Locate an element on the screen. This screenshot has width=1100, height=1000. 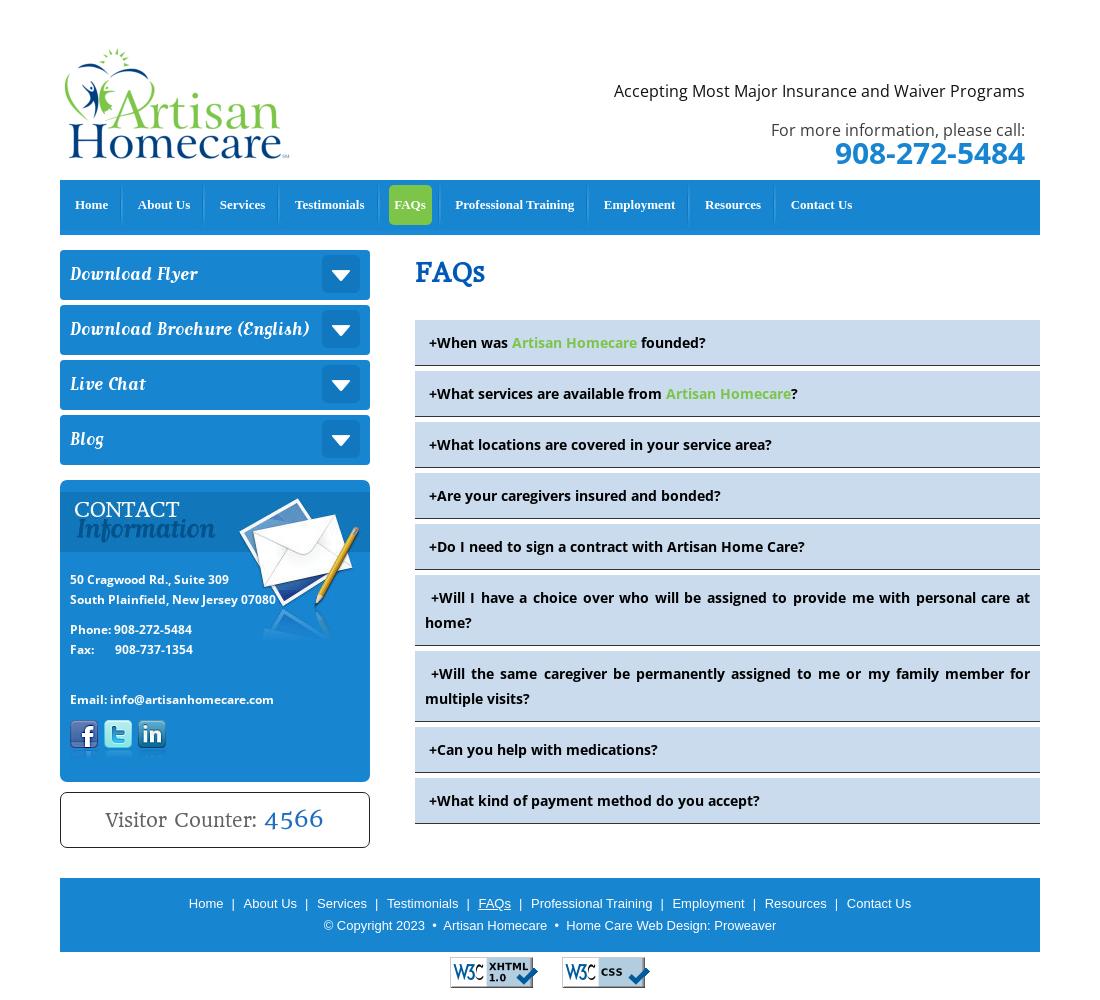
'Do I need to sign a contract with Artisan Home Care?' is located at coordinates (620, 546).